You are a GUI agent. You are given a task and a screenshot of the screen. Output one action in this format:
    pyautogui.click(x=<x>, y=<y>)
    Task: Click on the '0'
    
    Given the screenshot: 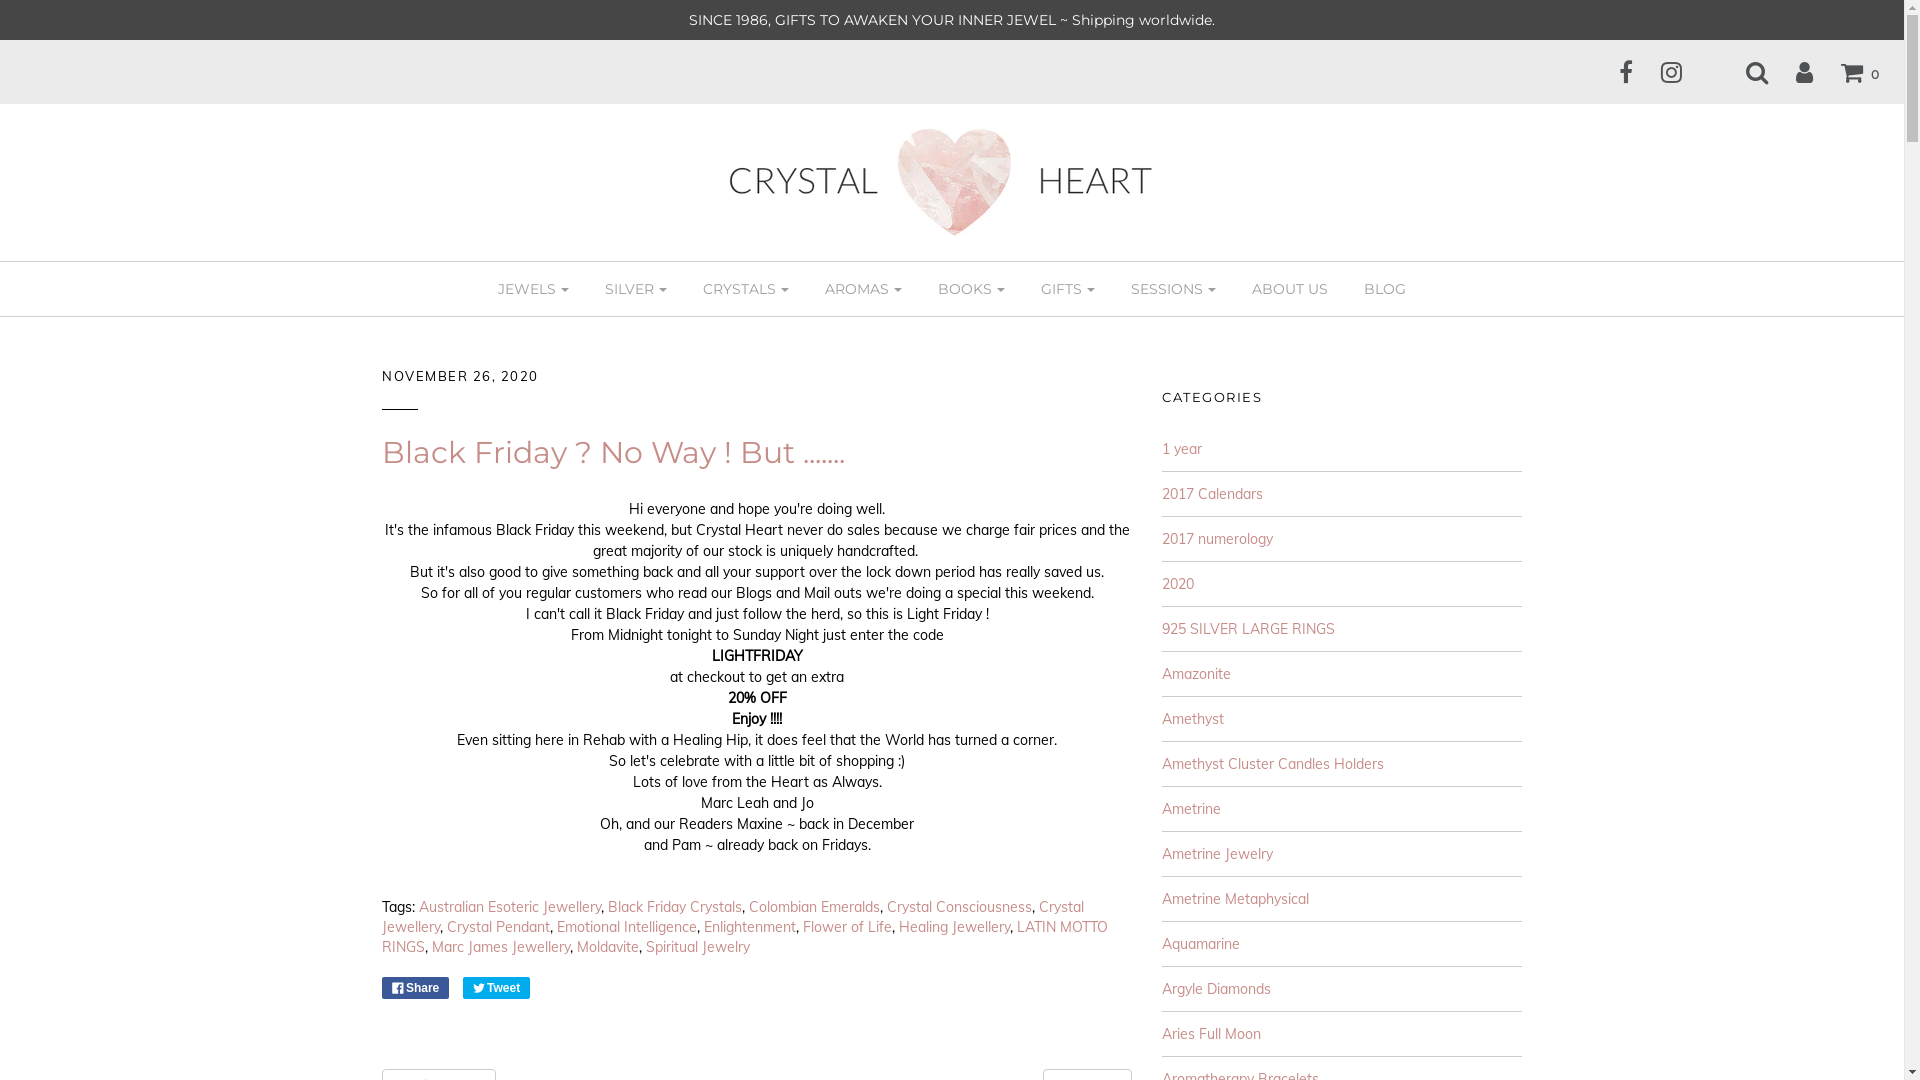 What is the action you would take?
    pyautogui.click(x=1846, y=71)
    